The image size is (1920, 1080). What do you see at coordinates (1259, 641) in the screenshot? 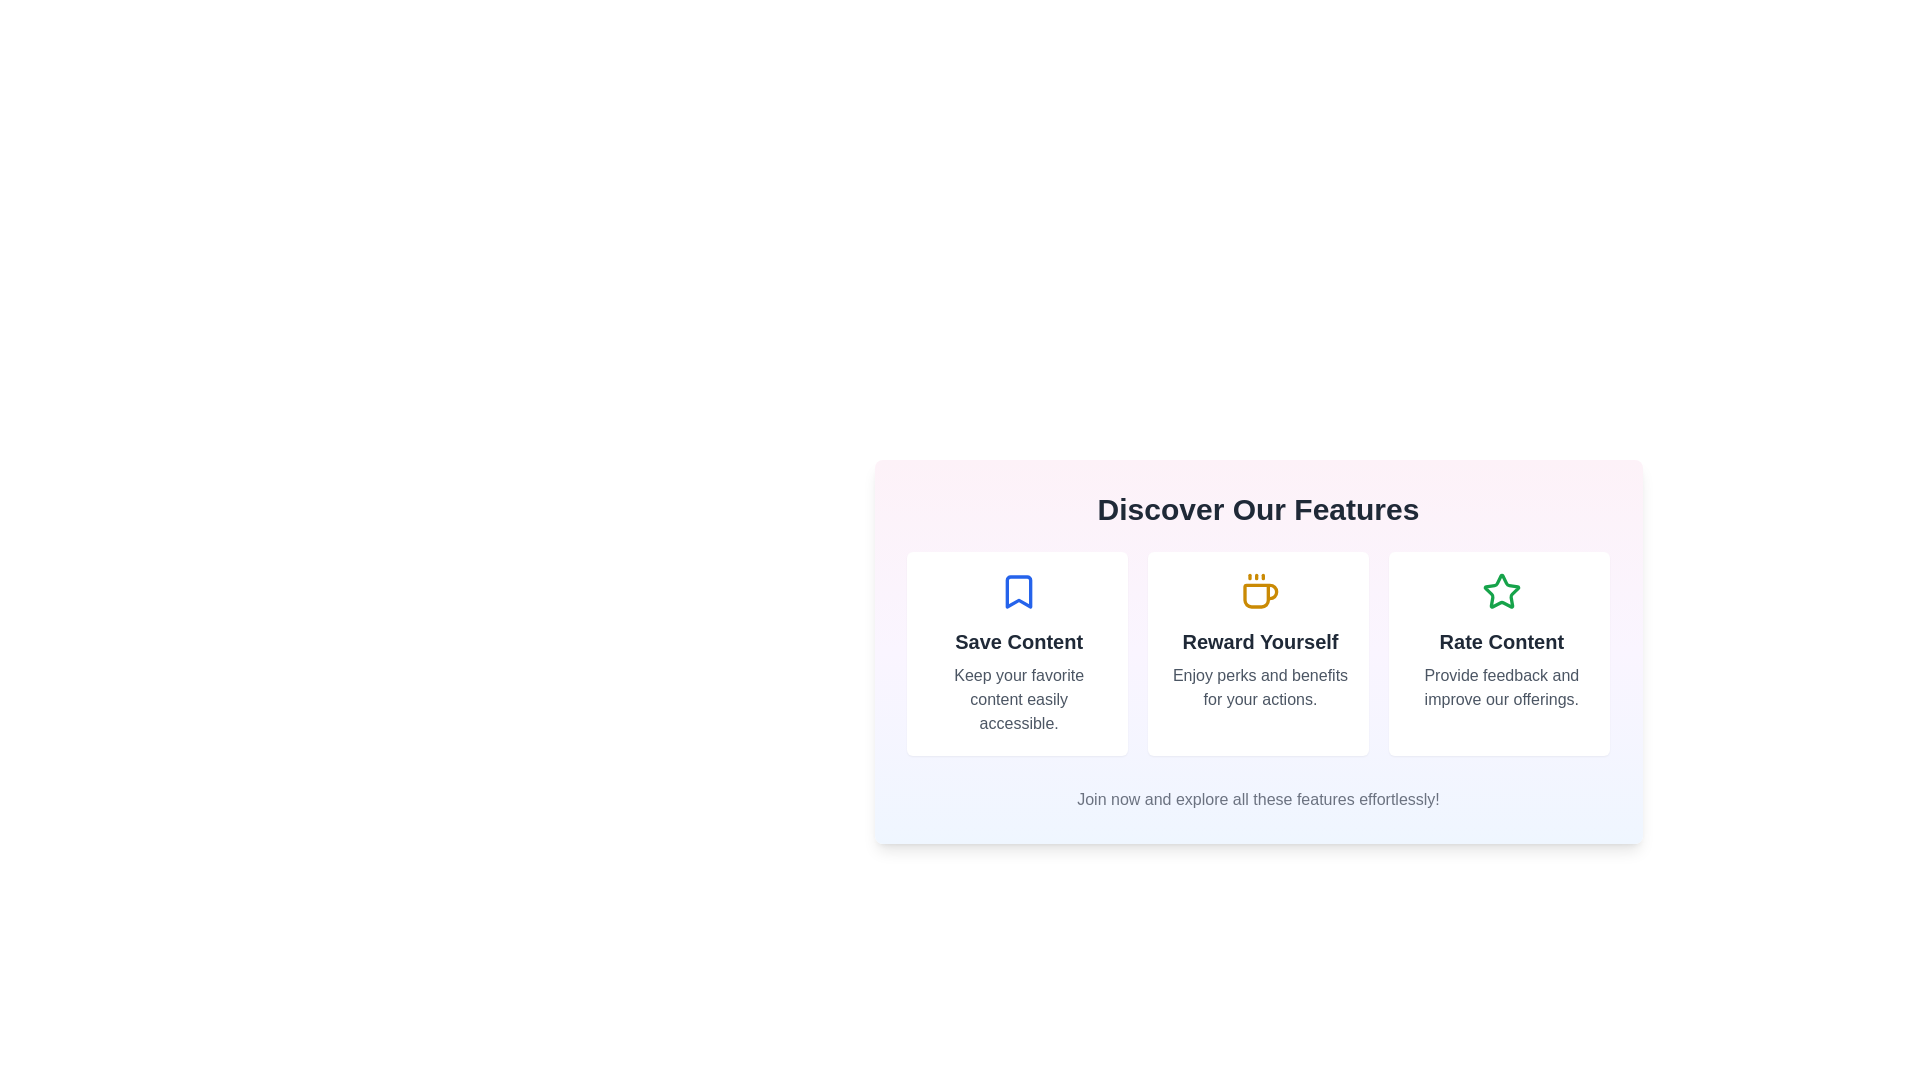
I see `text in the informational card that features a yellow coffee cup icon and the bold text 'Reward Yourself' along with the smaller gray text 'Enjoy perks and benefits for your actions.'` at bounding box center [1259, 641].